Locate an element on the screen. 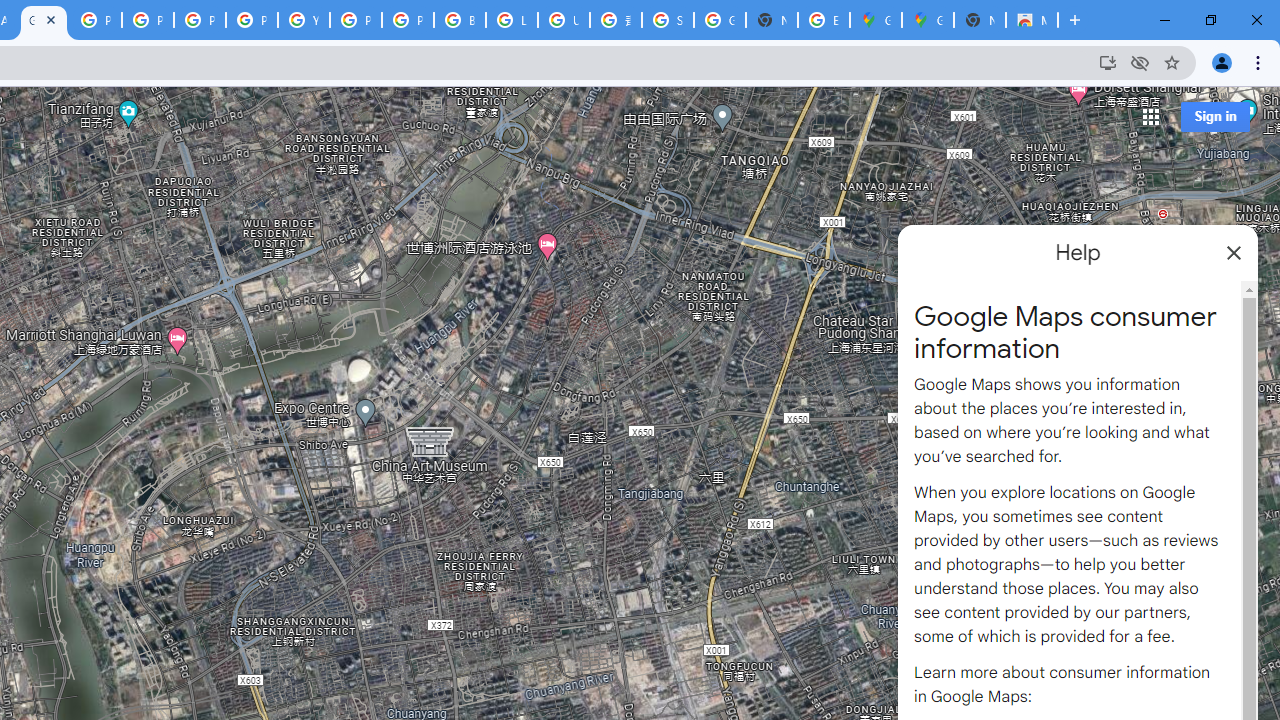 This screenshot has width=1280, height=720. 'YouTube' is located at coordinates (303, 20).